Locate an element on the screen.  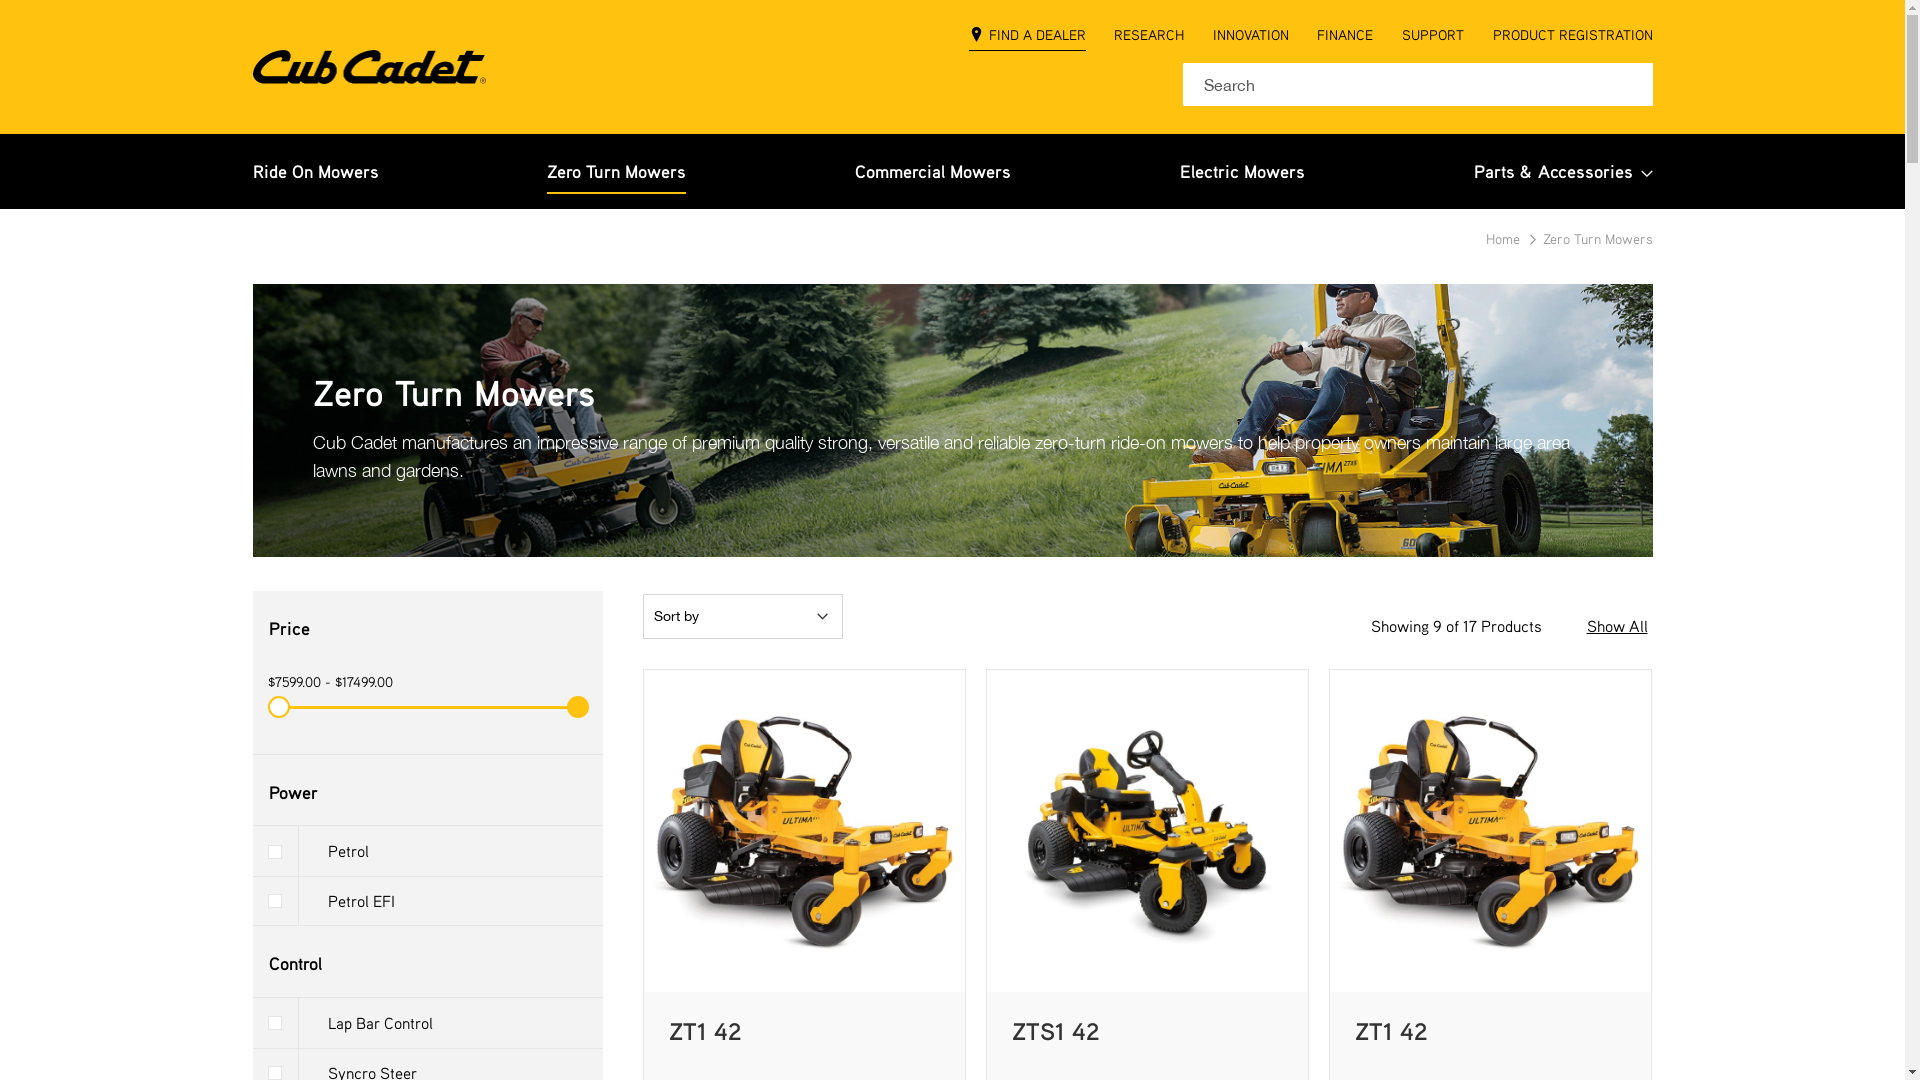
'PRODUCT REGISTRATION' is located at coordinates (1571, 37).